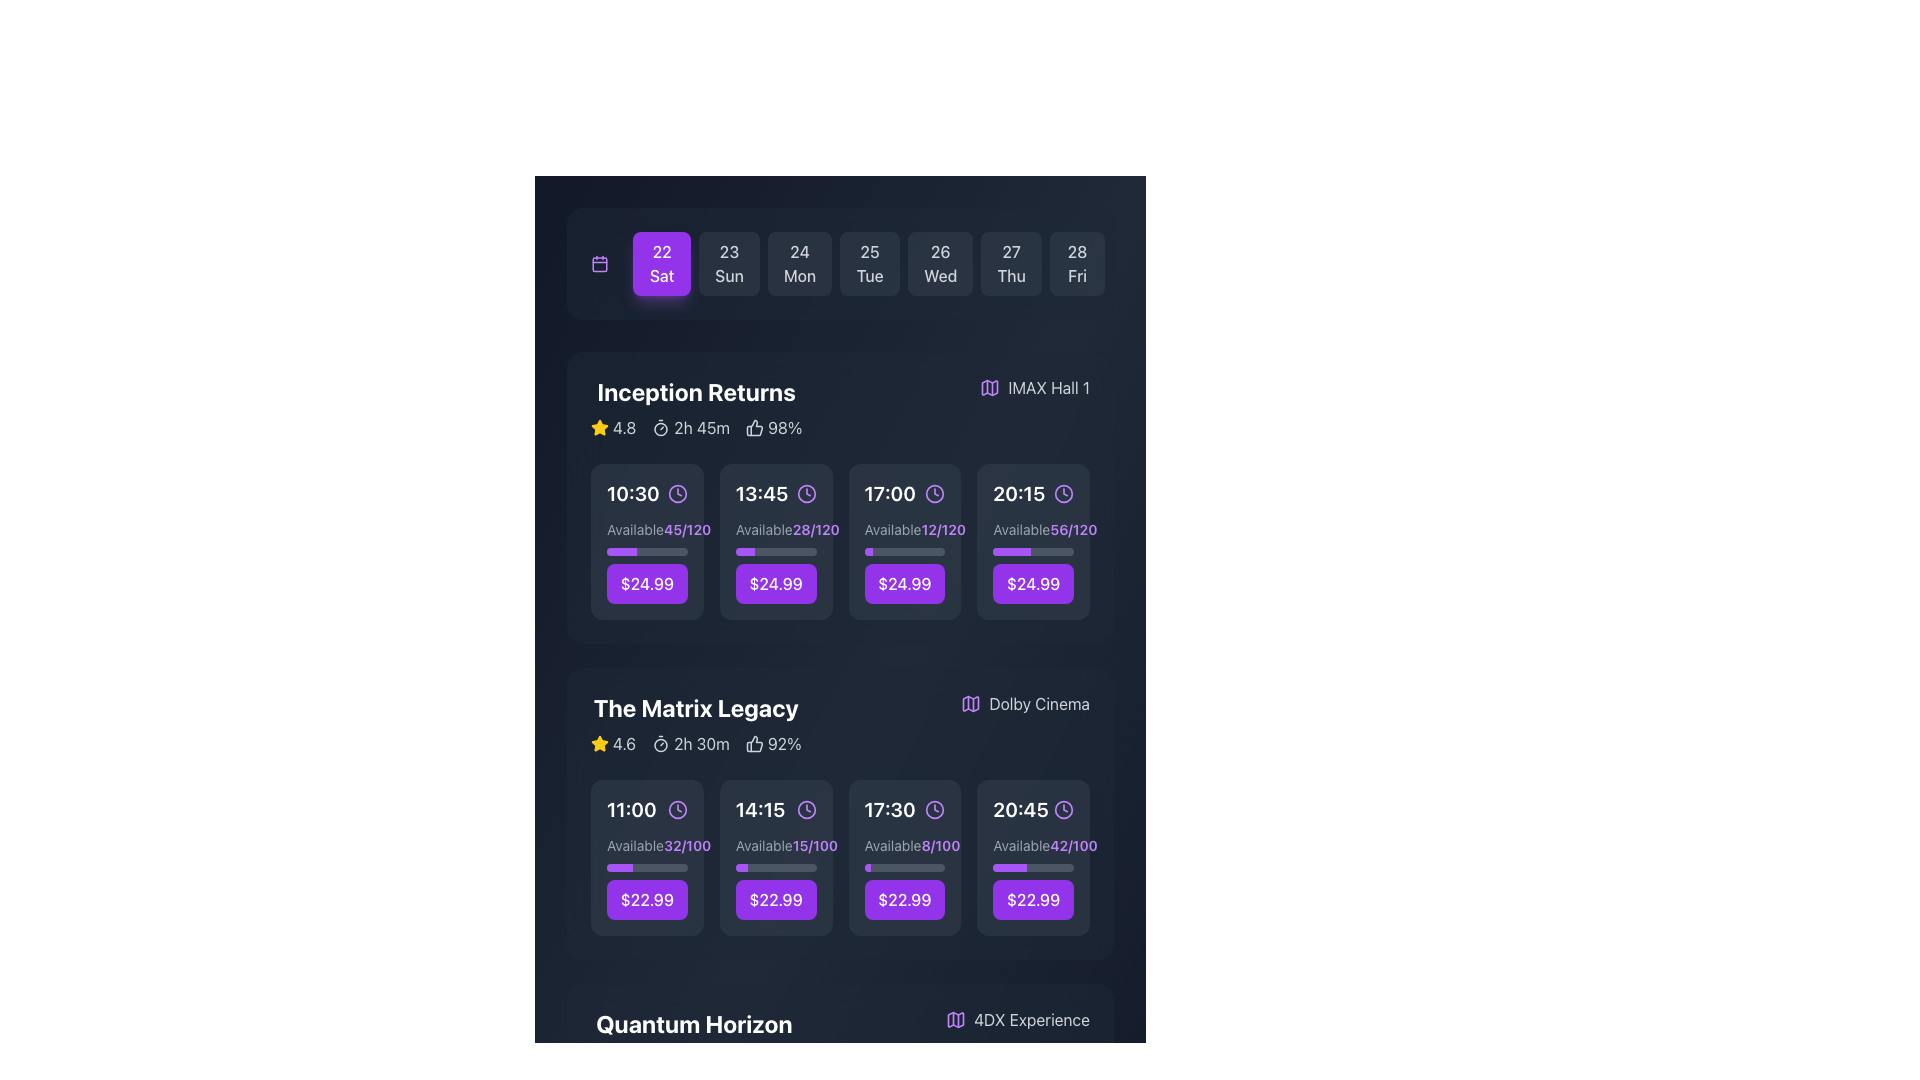 This screenshot has width=1920, height=1080. I want to click on the button to proceed with selecting seats for the '17:30' showing of 'The Matrix Legacy' to trigger a background color change, so click(903, 877).